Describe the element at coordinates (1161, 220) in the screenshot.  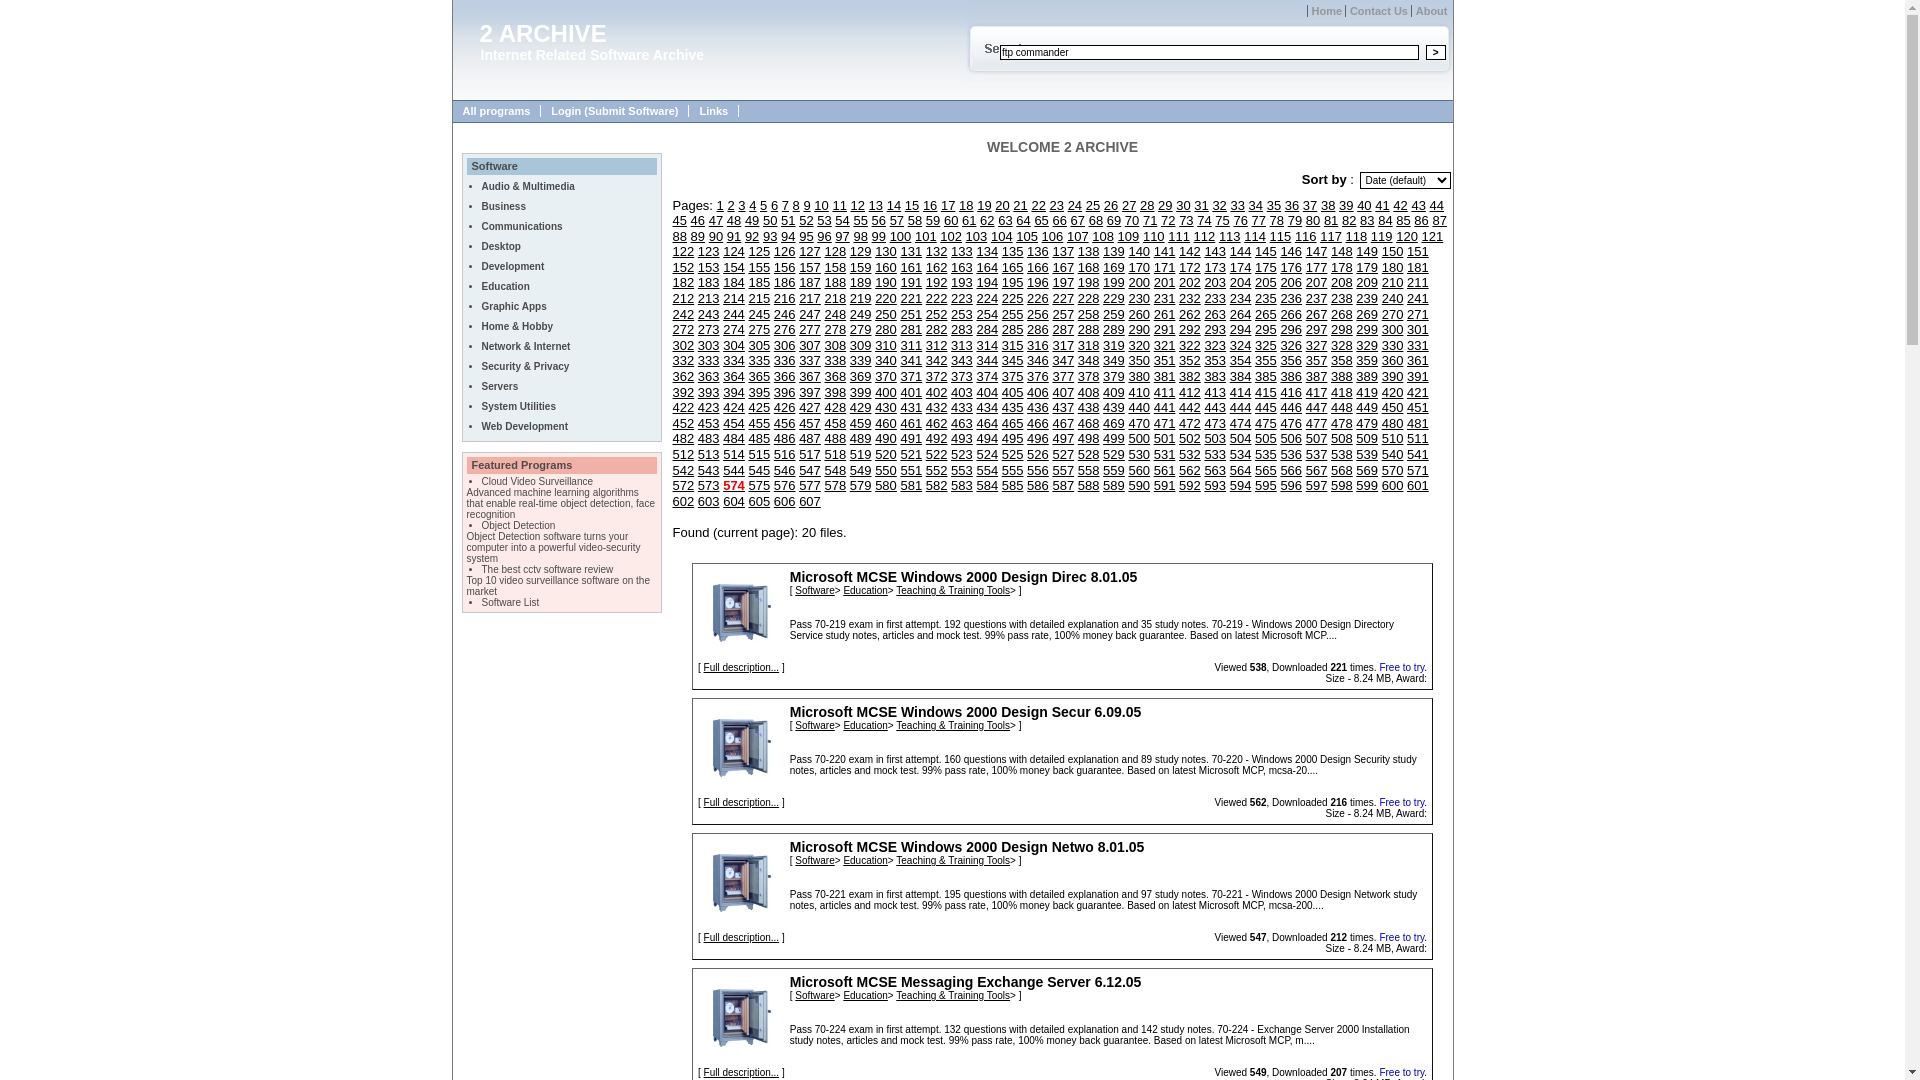
I see `'72'` at that location.